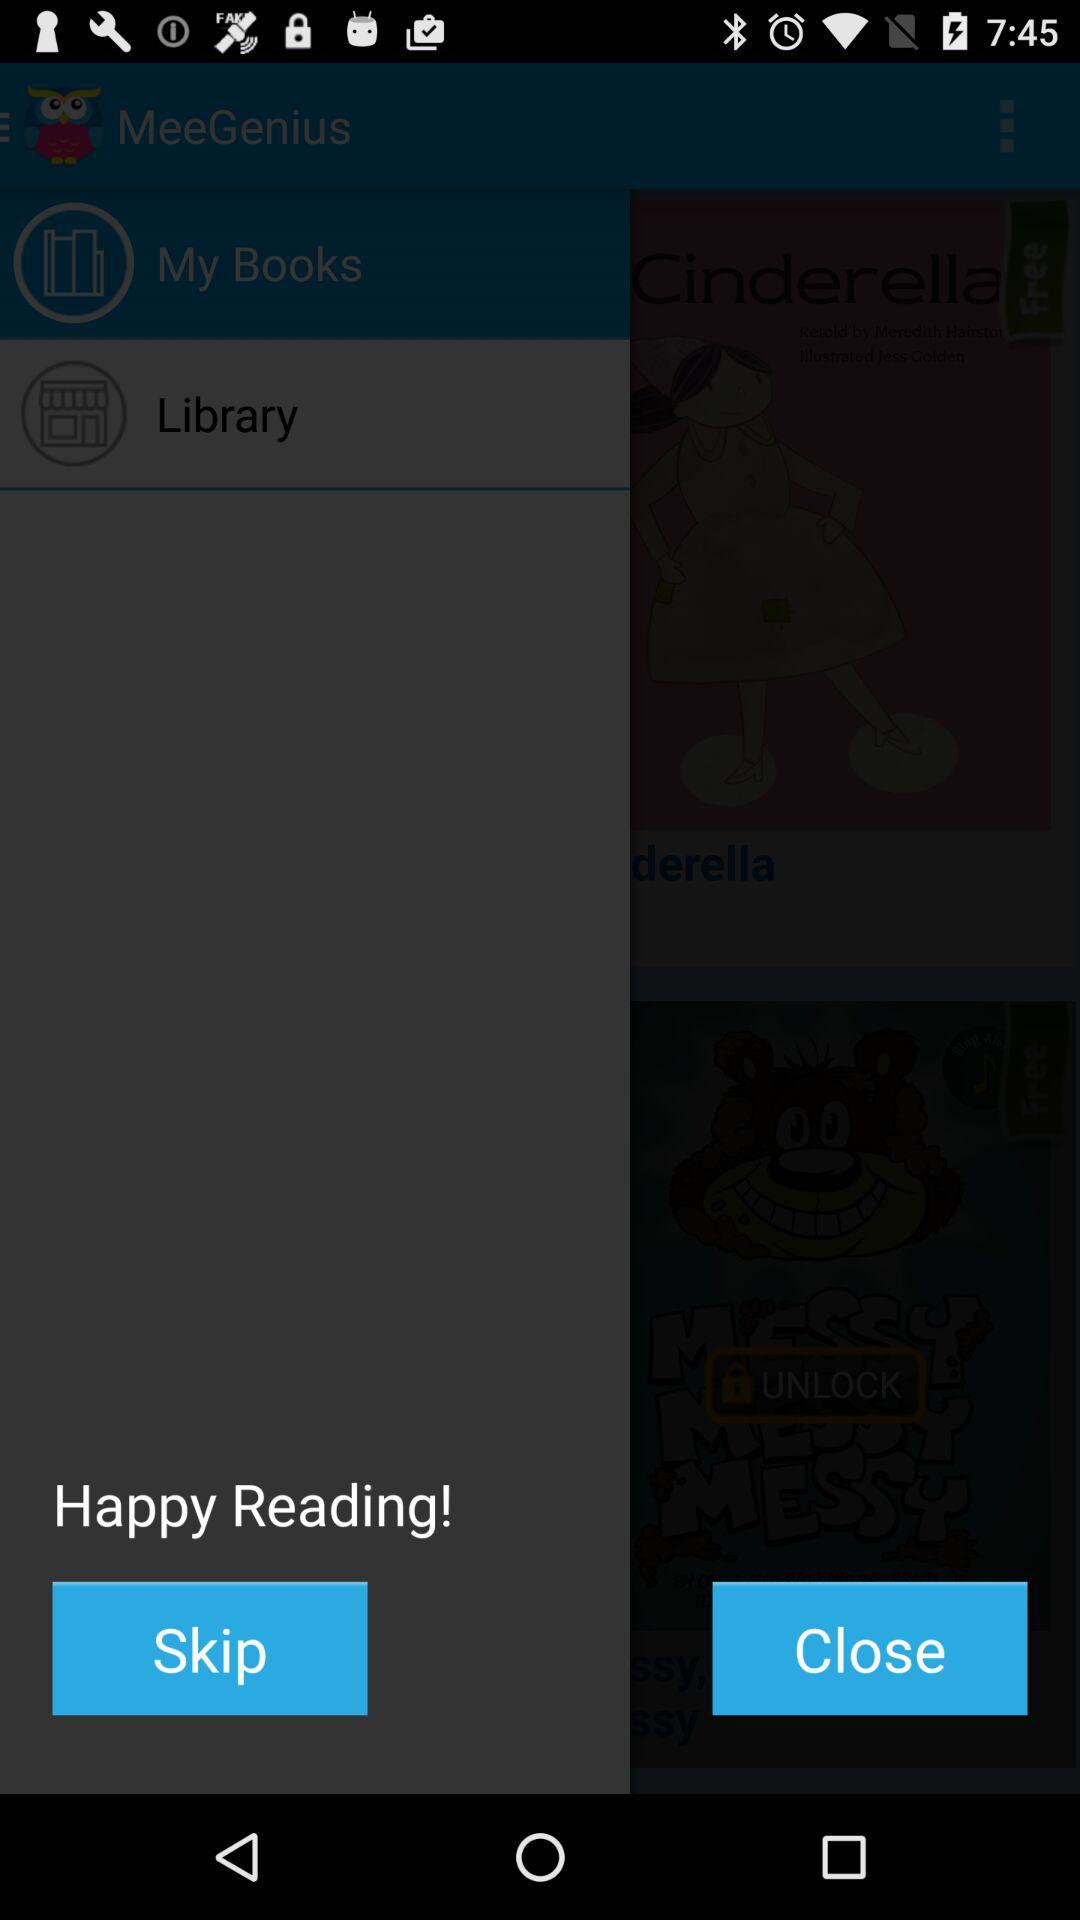 The image size is (1080, 1920). Describe the element at coordinates (869, 1648) in the screenshot. I see `the item next to the skip button` at that location.